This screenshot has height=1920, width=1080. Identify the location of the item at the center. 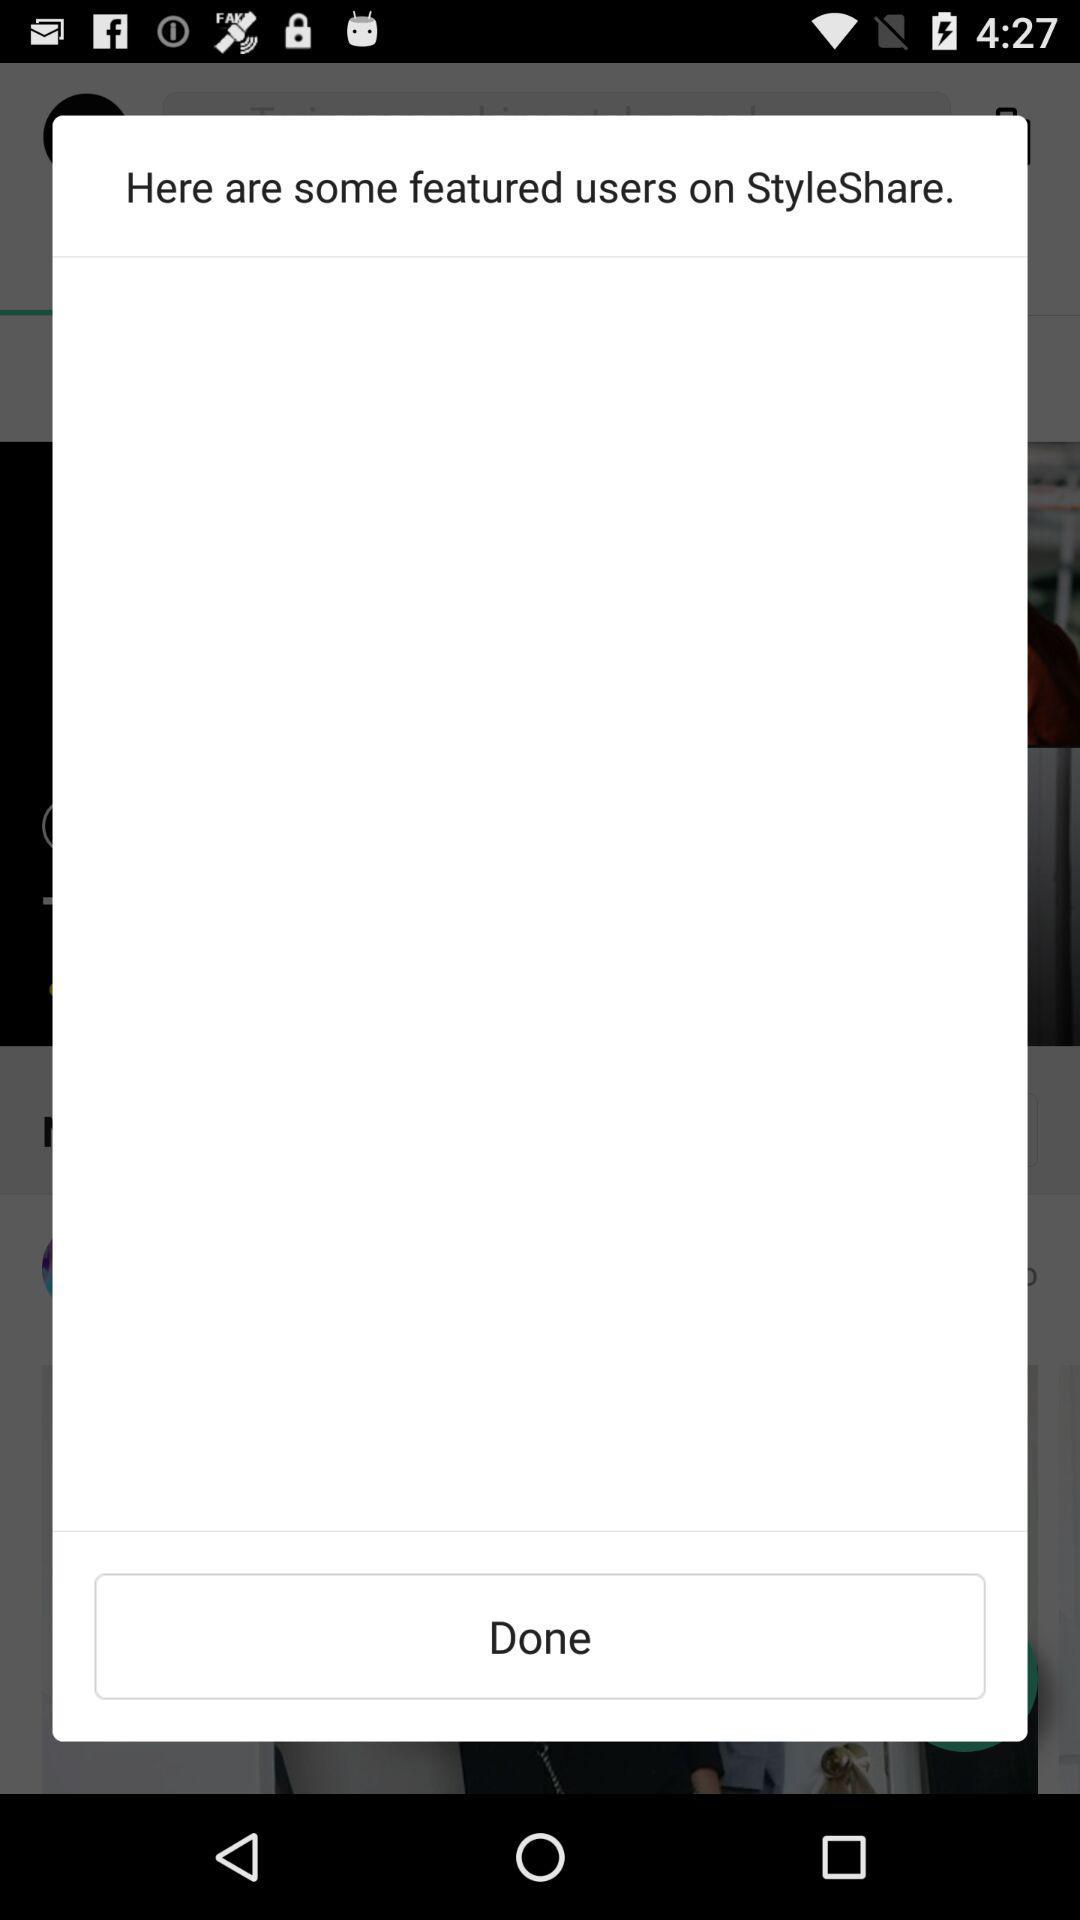
(540, 892).